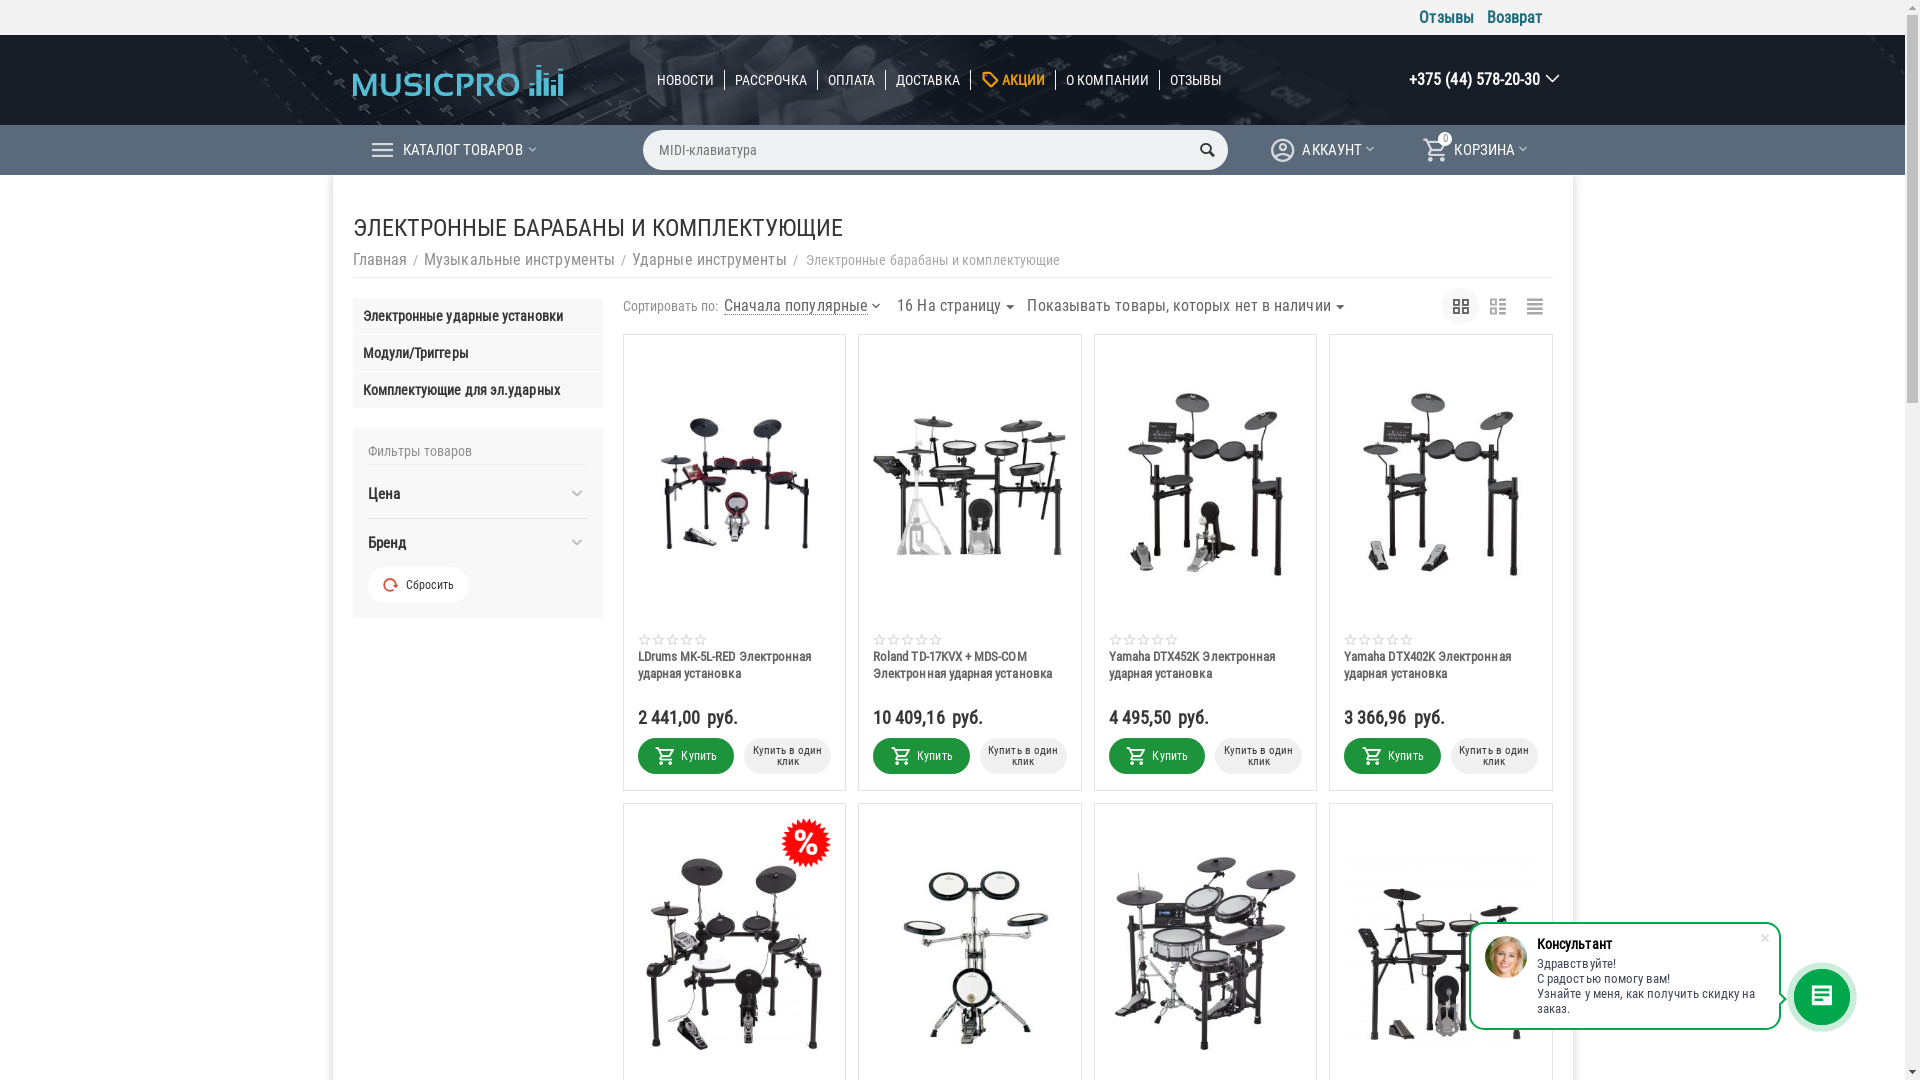  I want to click on '+375 (44) 578-20-30', so click(1474, 78).